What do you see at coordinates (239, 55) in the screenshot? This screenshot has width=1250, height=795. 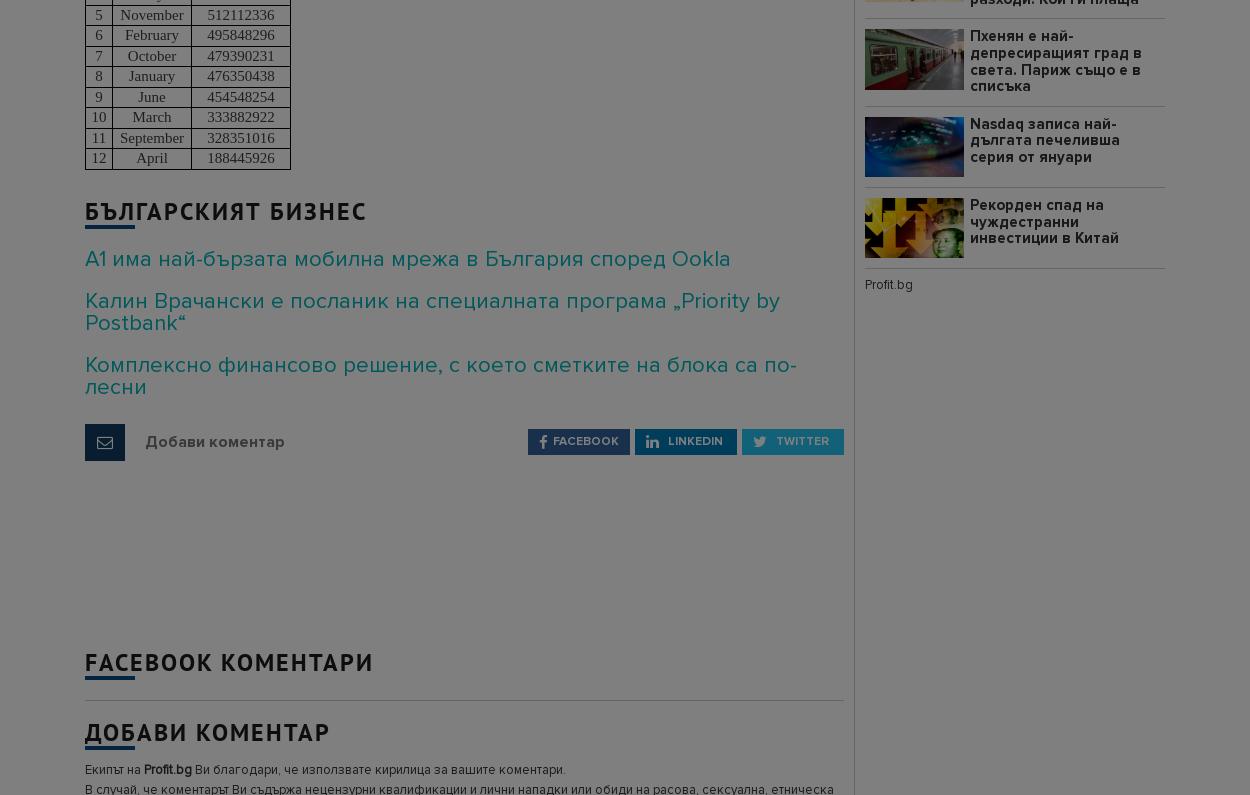 I see `'479390231'` at bounding box center [239, 55].